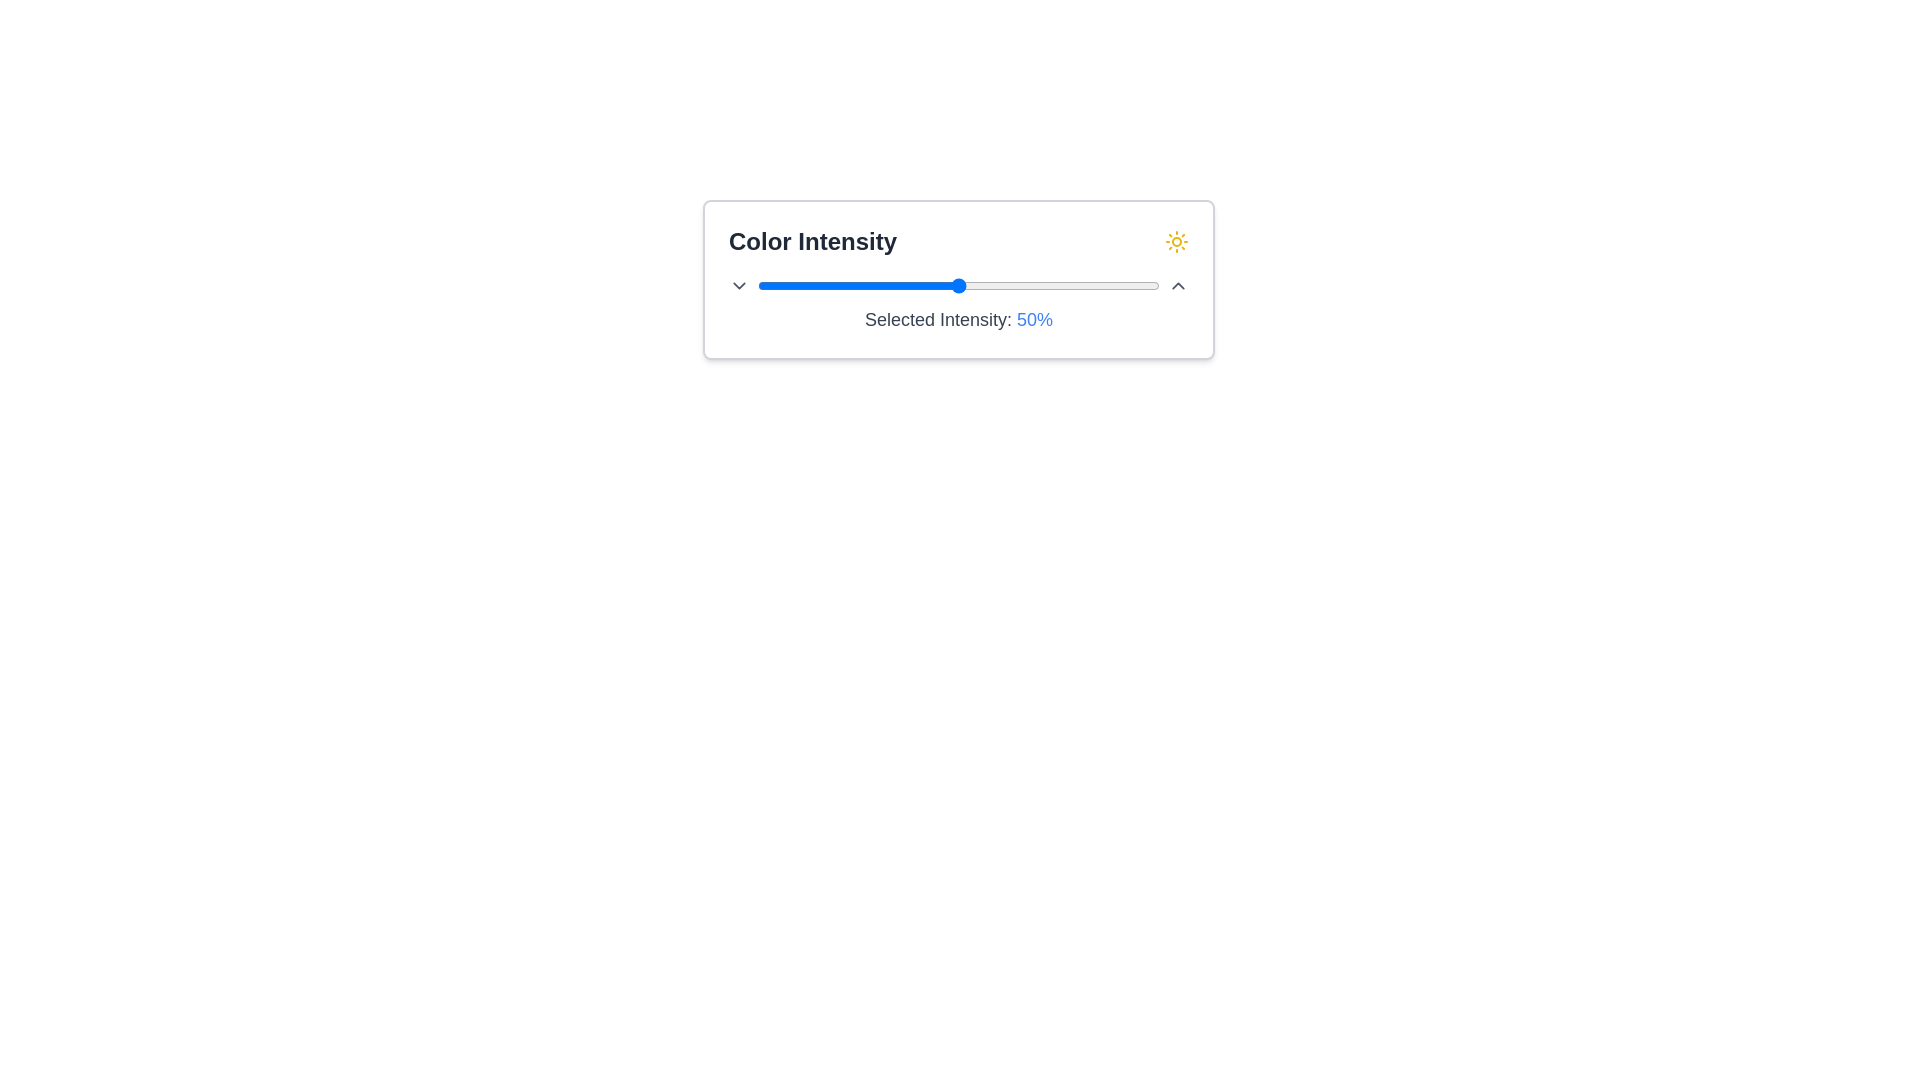 The width and height of the screenshot is (1920, 1080). What do you see at coordinates (738, 285) in the screenshot?
I see `the first icon on the left, which serves as a toggle or dropdown indicator` at bounding box center [738, 285].